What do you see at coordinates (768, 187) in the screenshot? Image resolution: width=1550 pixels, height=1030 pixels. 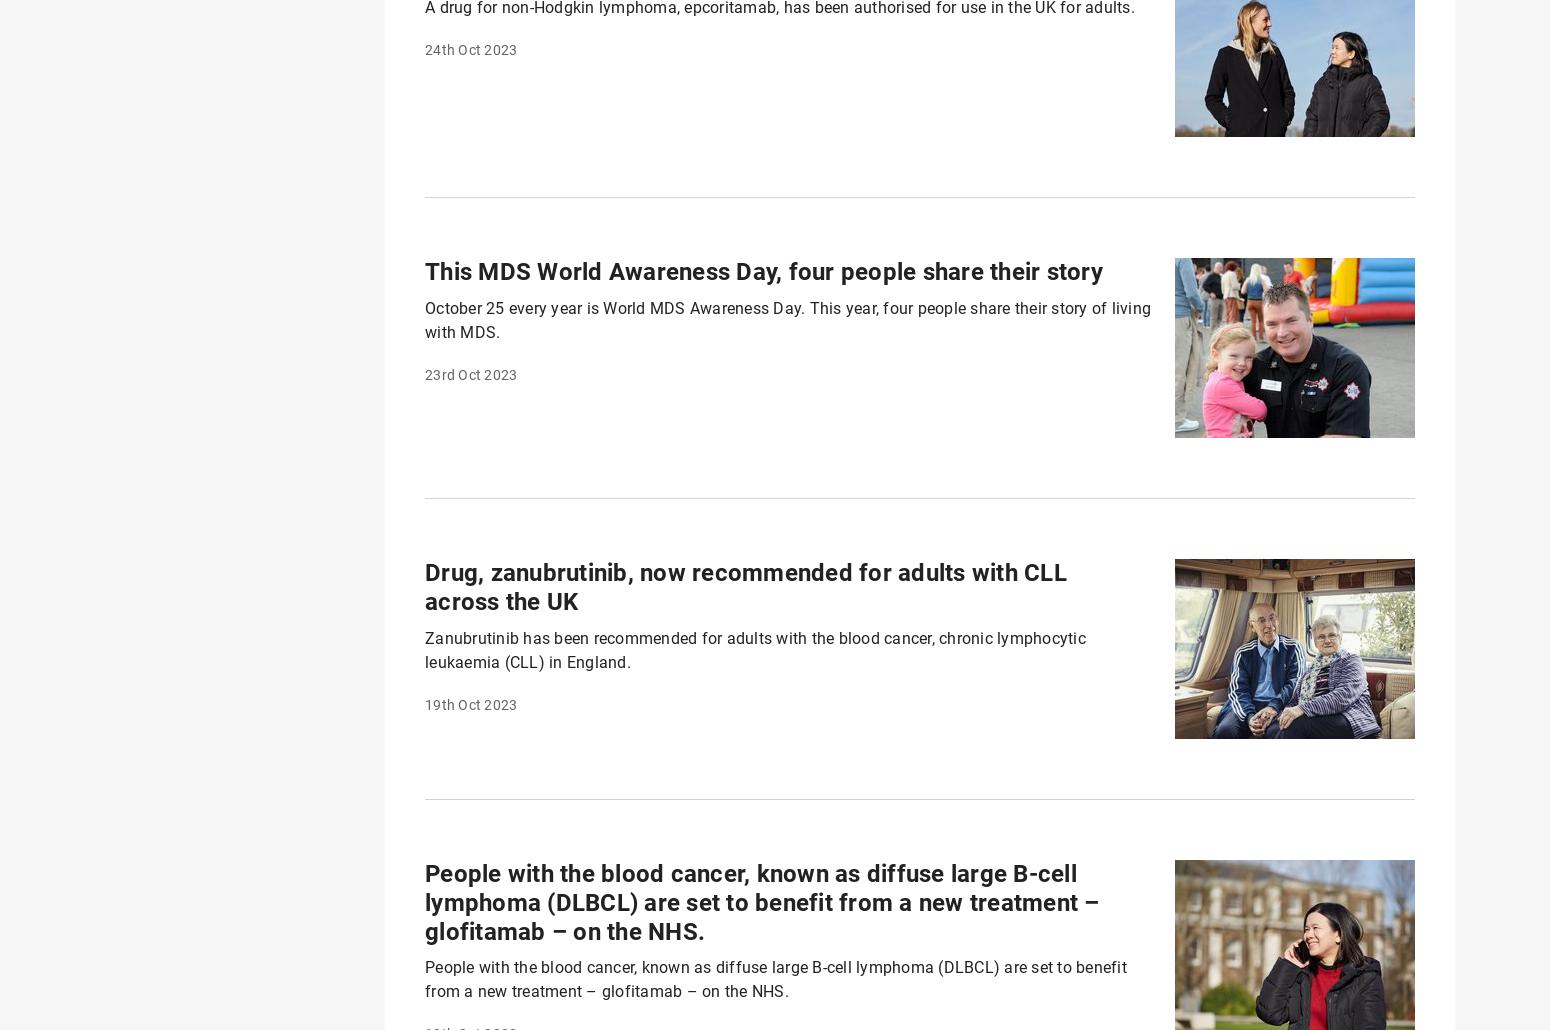 I see `'Today, the UK's National Cancer Research Institute announced it is winding down. Launched in 2001, only last year, the organisation consulted widely to produce a new strategy. Now board members have made the decision to wind down the Institute.'` at bounding box center [768, 187].